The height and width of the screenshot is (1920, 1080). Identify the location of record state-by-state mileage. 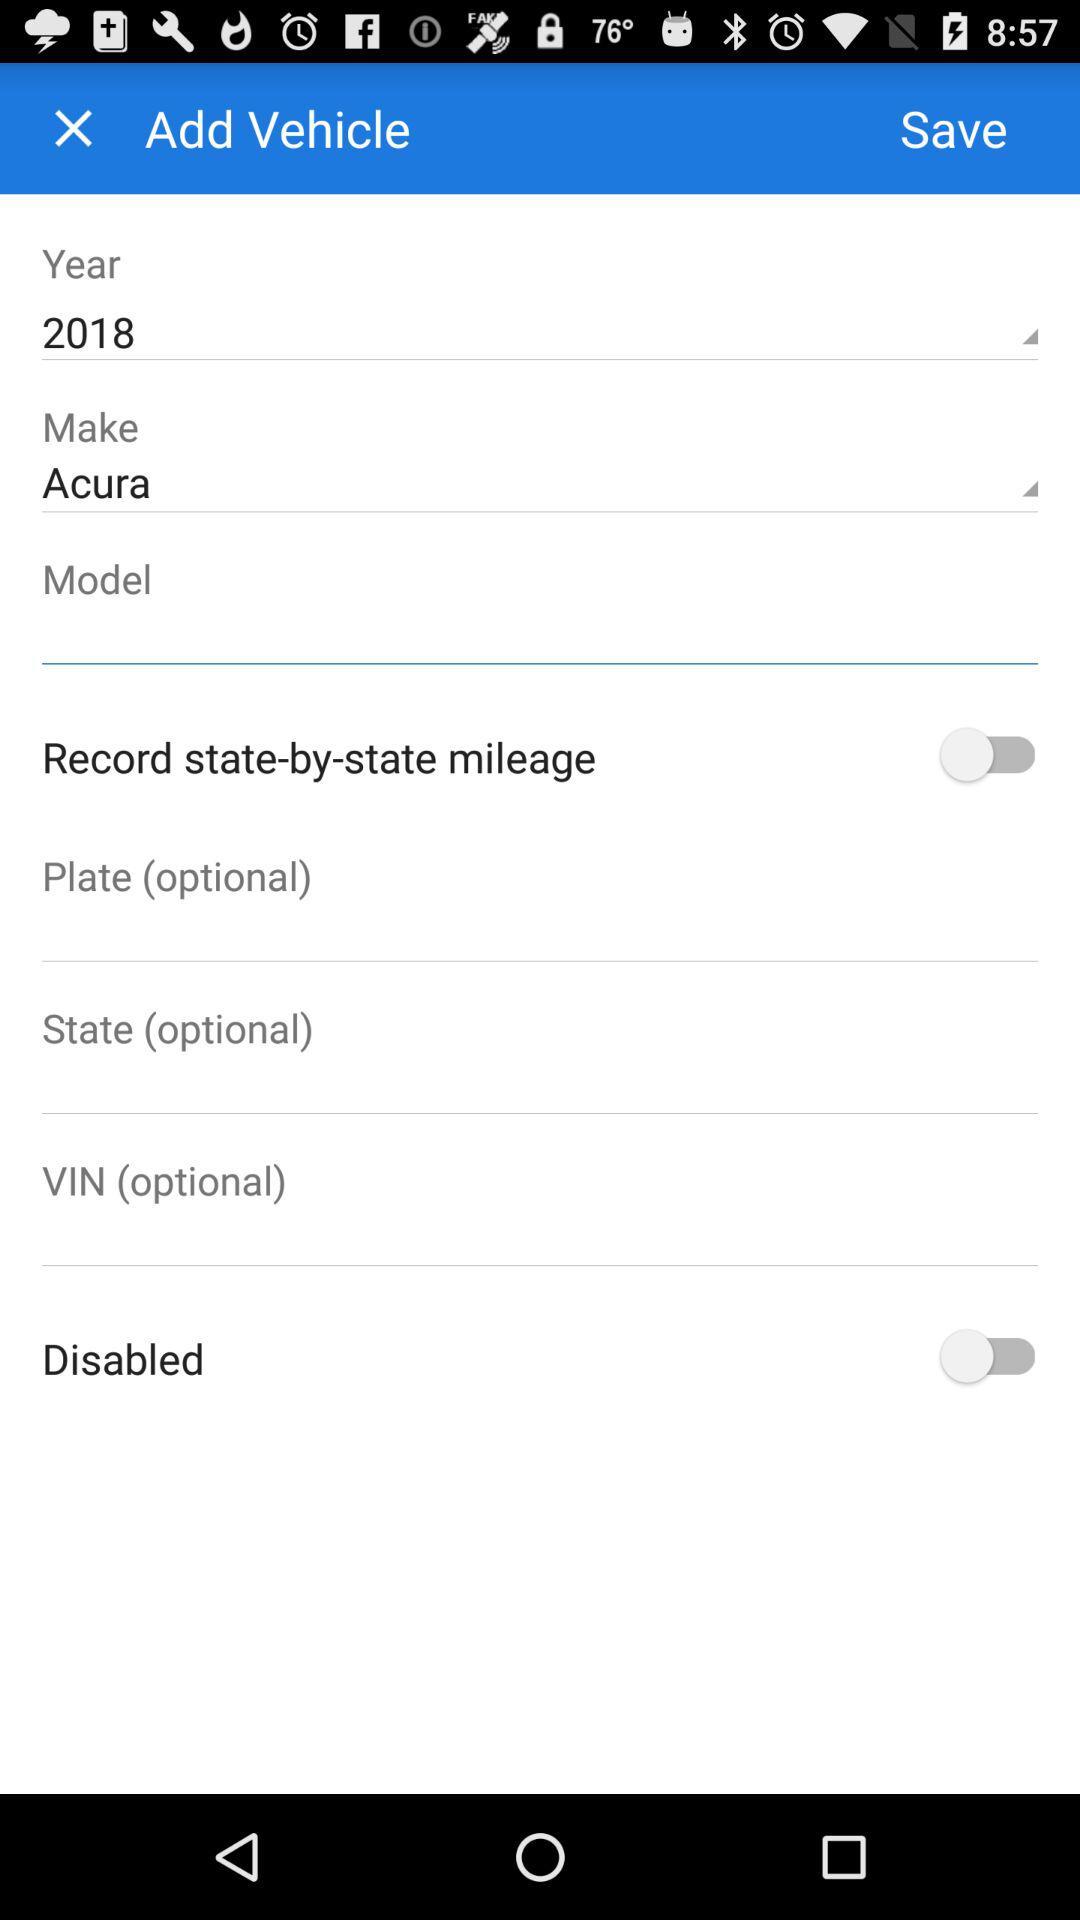
(984, 755).